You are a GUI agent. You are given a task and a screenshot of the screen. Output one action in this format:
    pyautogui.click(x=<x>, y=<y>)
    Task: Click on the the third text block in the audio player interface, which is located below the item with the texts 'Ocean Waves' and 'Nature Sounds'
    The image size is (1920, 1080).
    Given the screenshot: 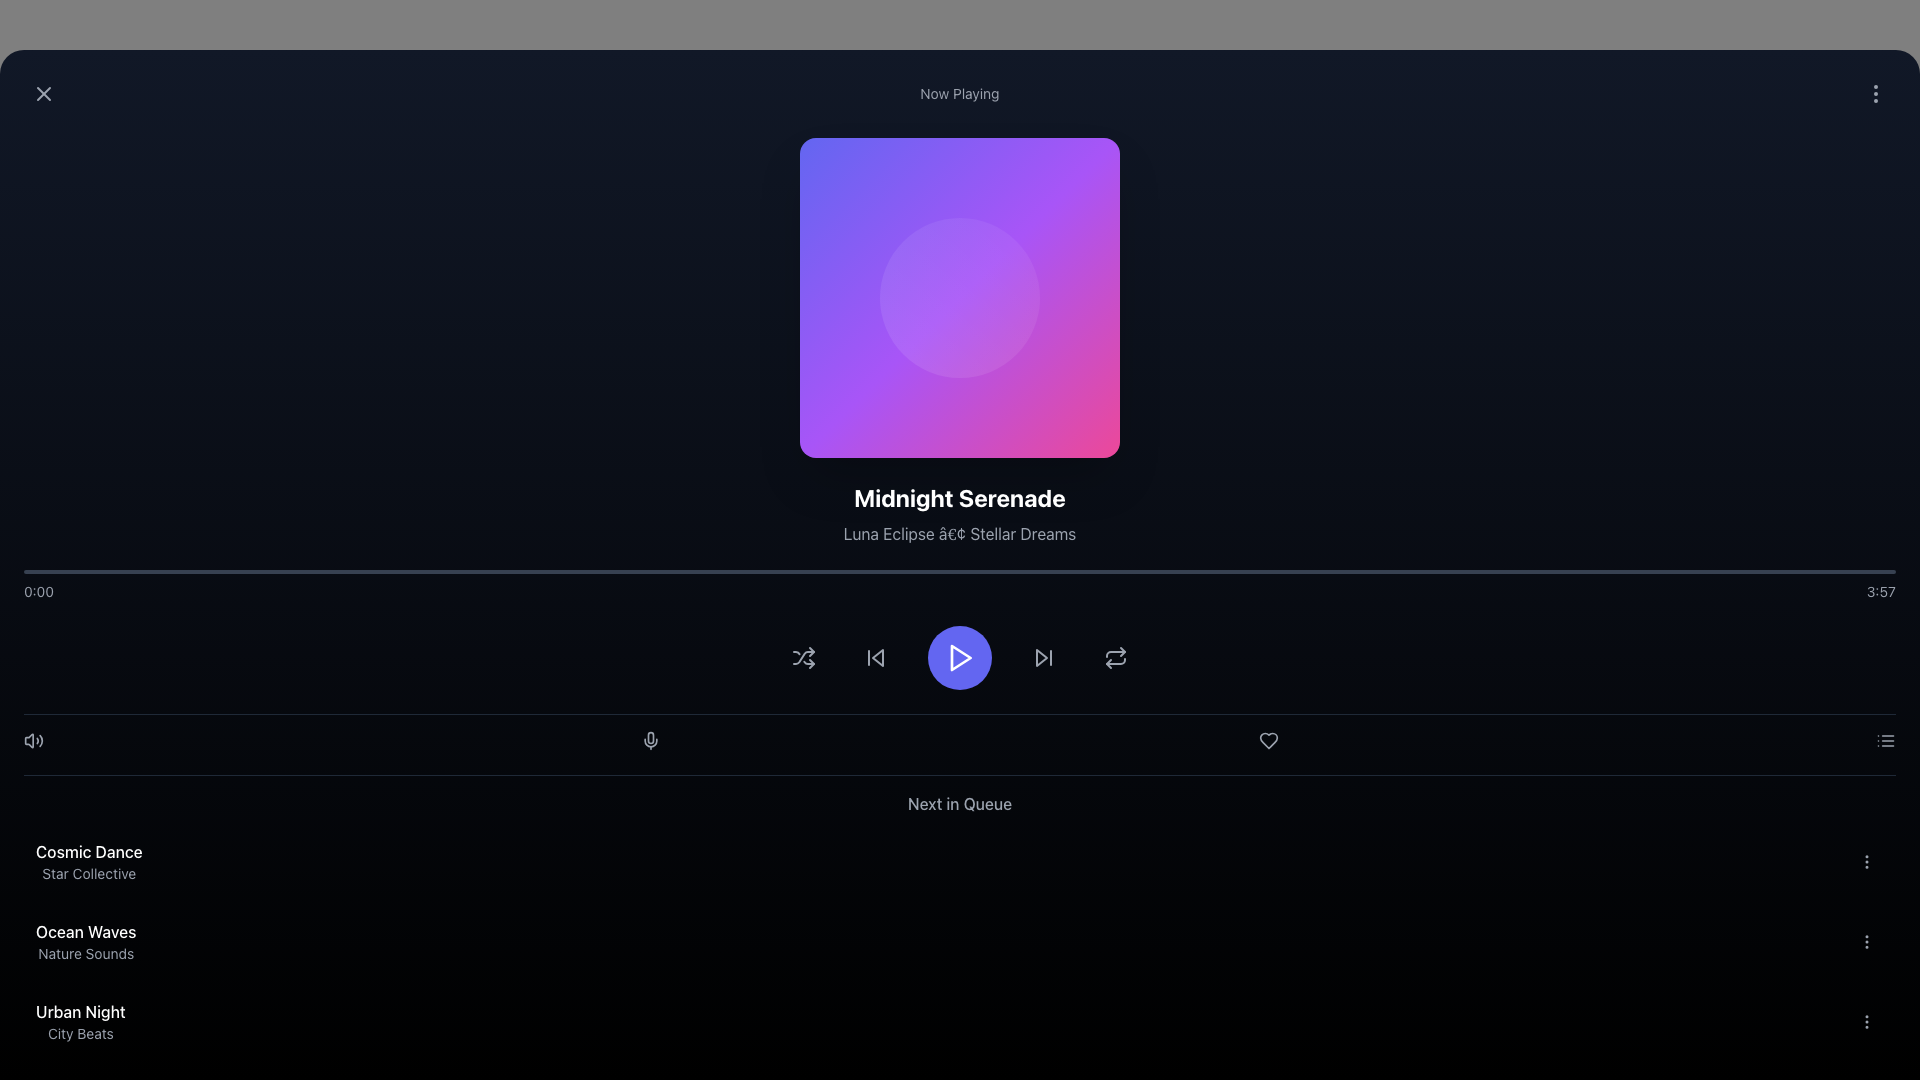 What is the action you would take?
    pyautogui.click(x=80, y=1022)
    